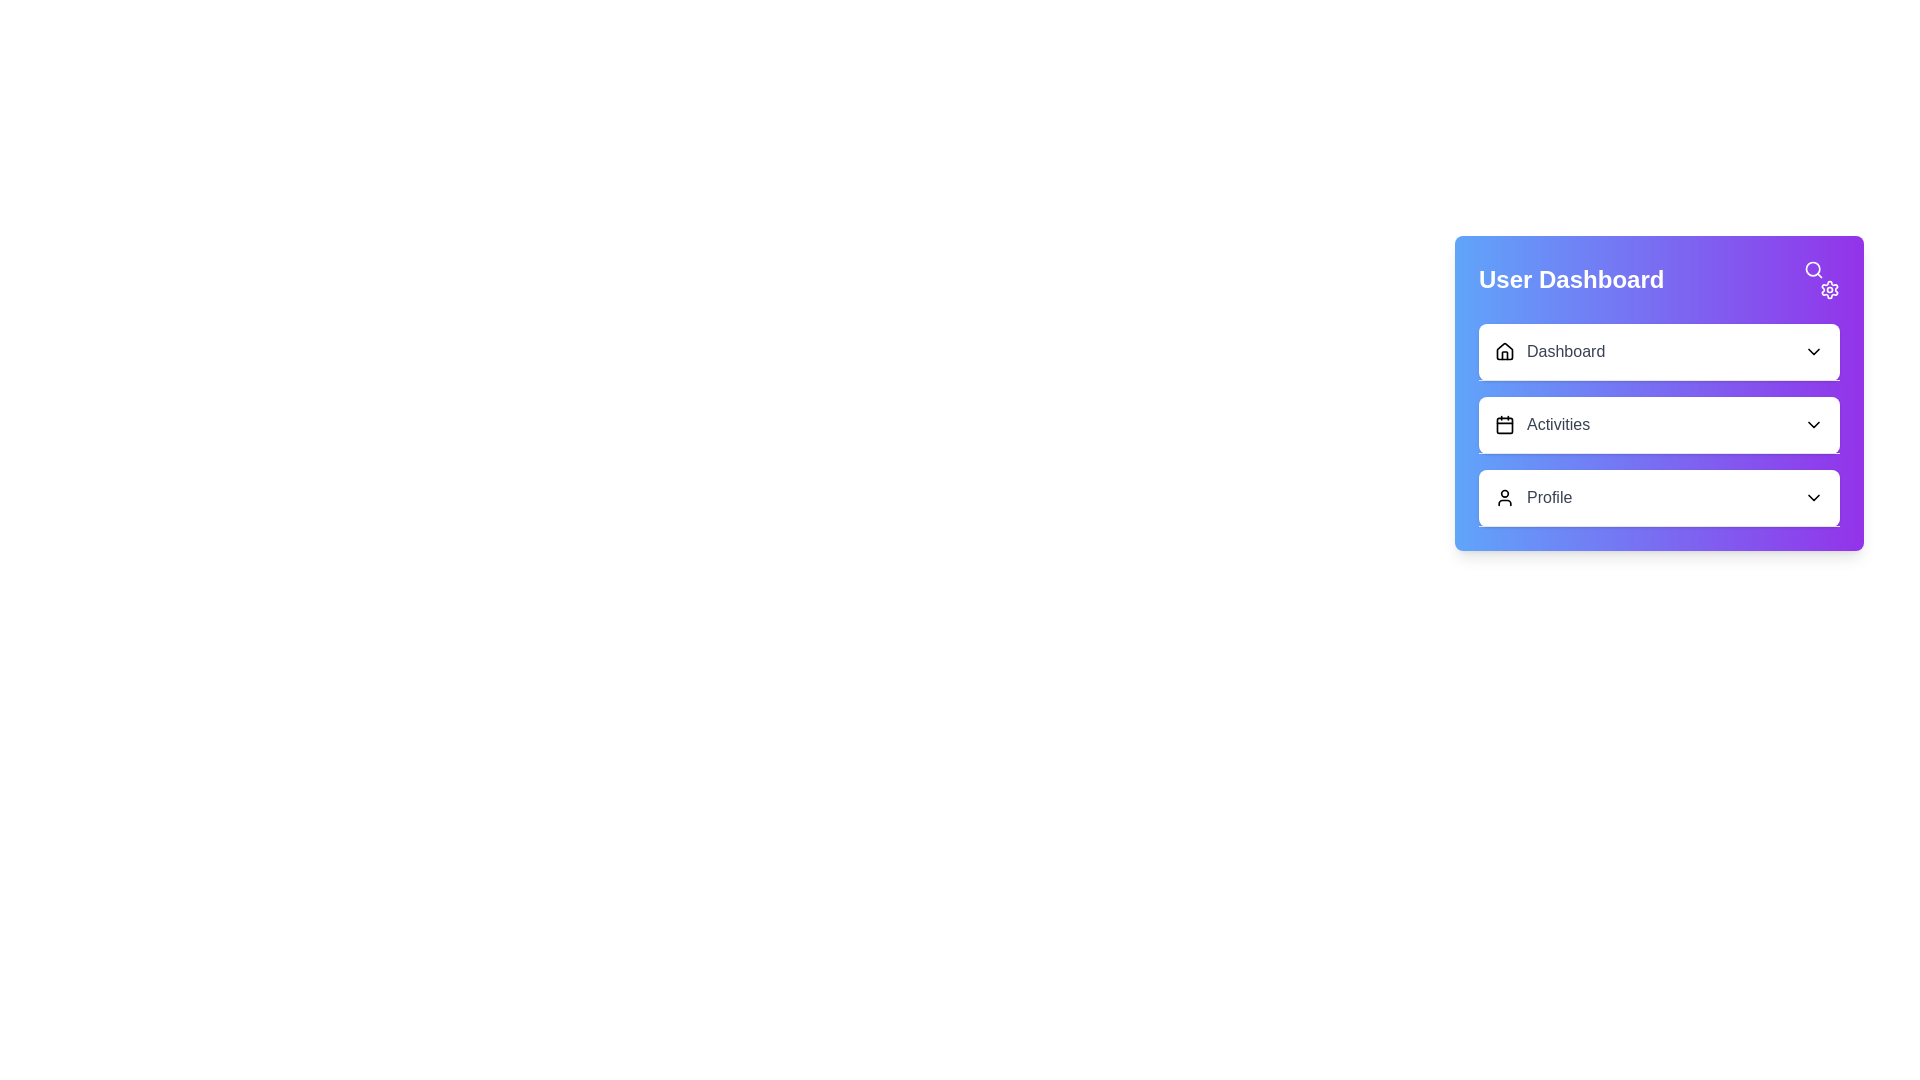  Describe the element at coordinates (1814, 423) in the screenshot. I see `the Dropdown indicator icon located to the far right of the 'Activities' label` at that location.